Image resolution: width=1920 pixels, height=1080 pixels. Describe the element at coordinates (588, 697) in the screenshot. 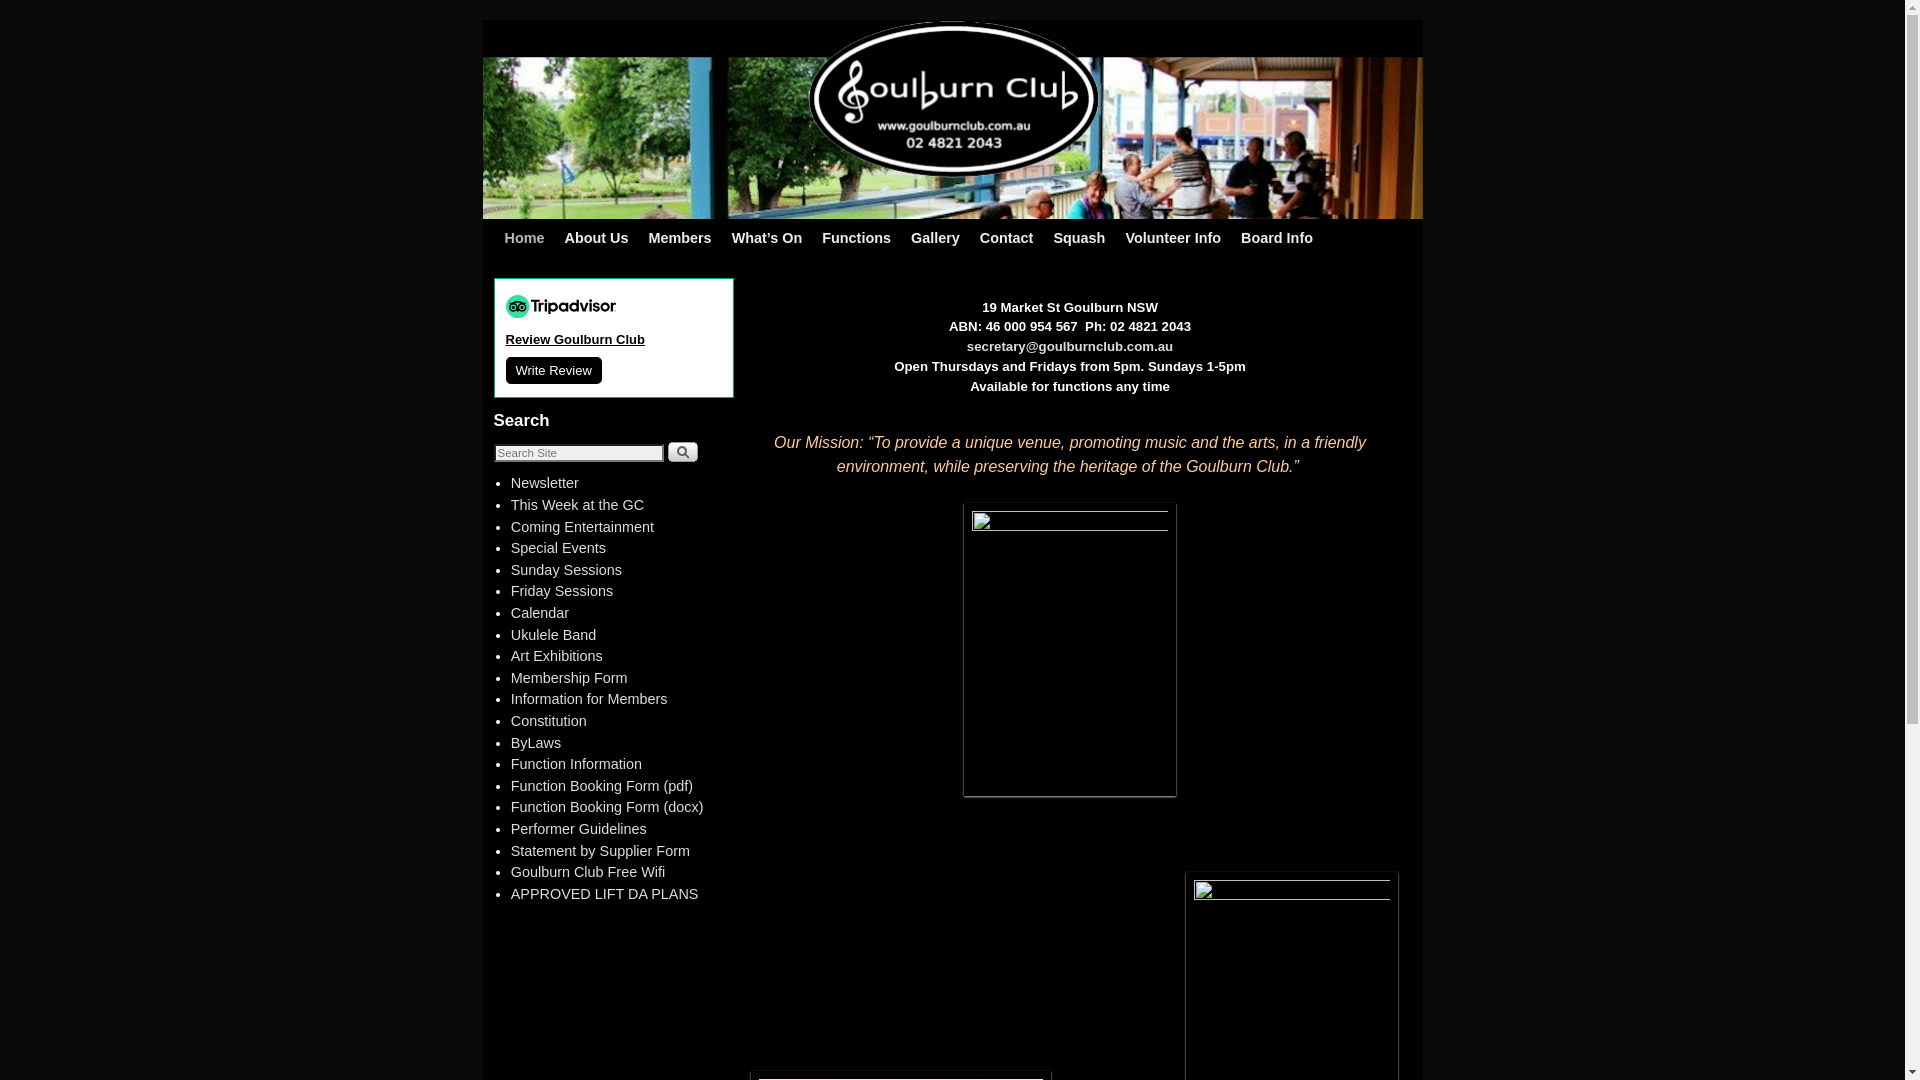

I see `'Information for Members'` at that location.